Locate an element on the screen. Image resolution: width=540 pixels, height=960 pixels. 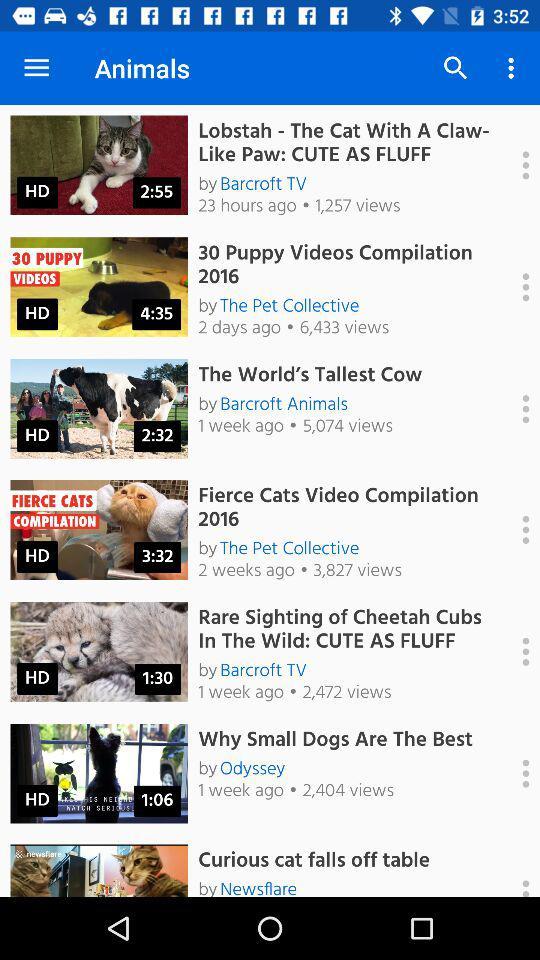
open video options is located at coordinates (515, 772).